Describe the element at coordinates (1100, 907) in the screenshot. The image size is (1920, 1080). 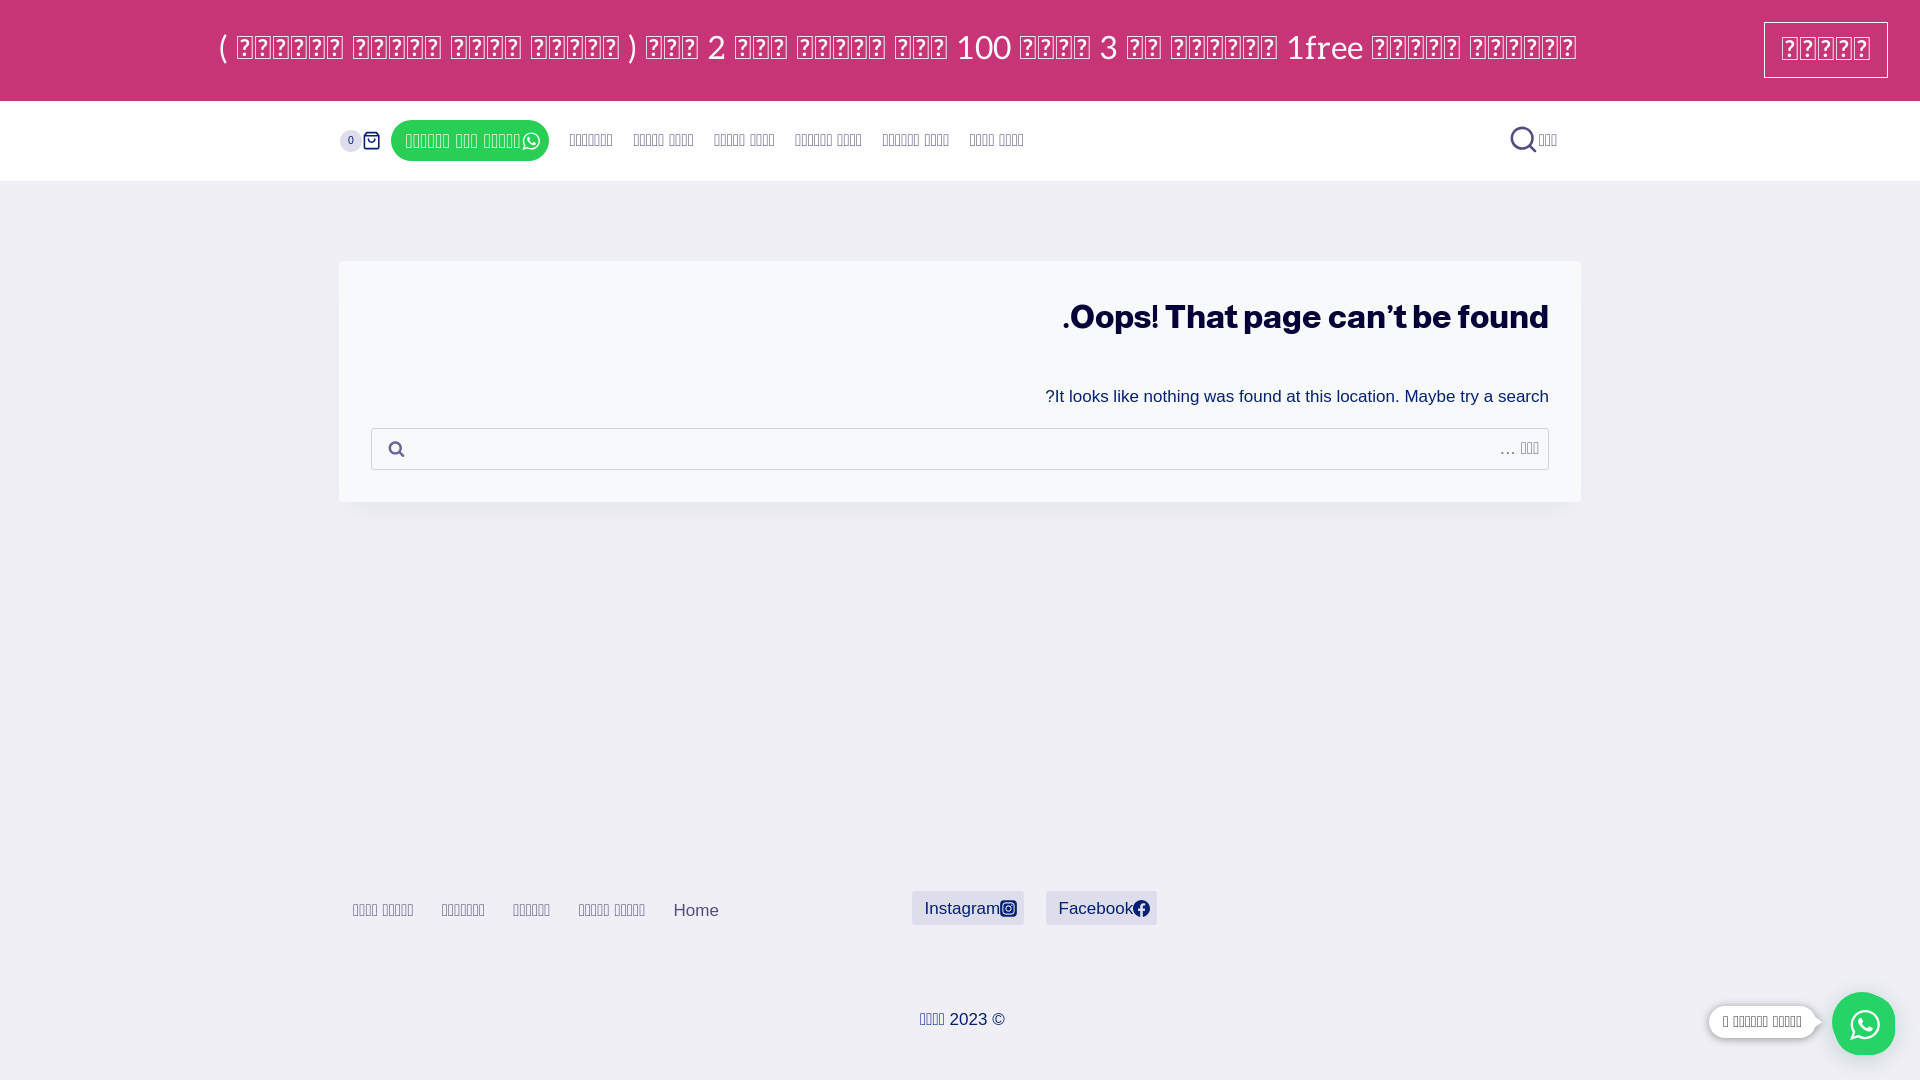
I see `'Facebook'` at that location.